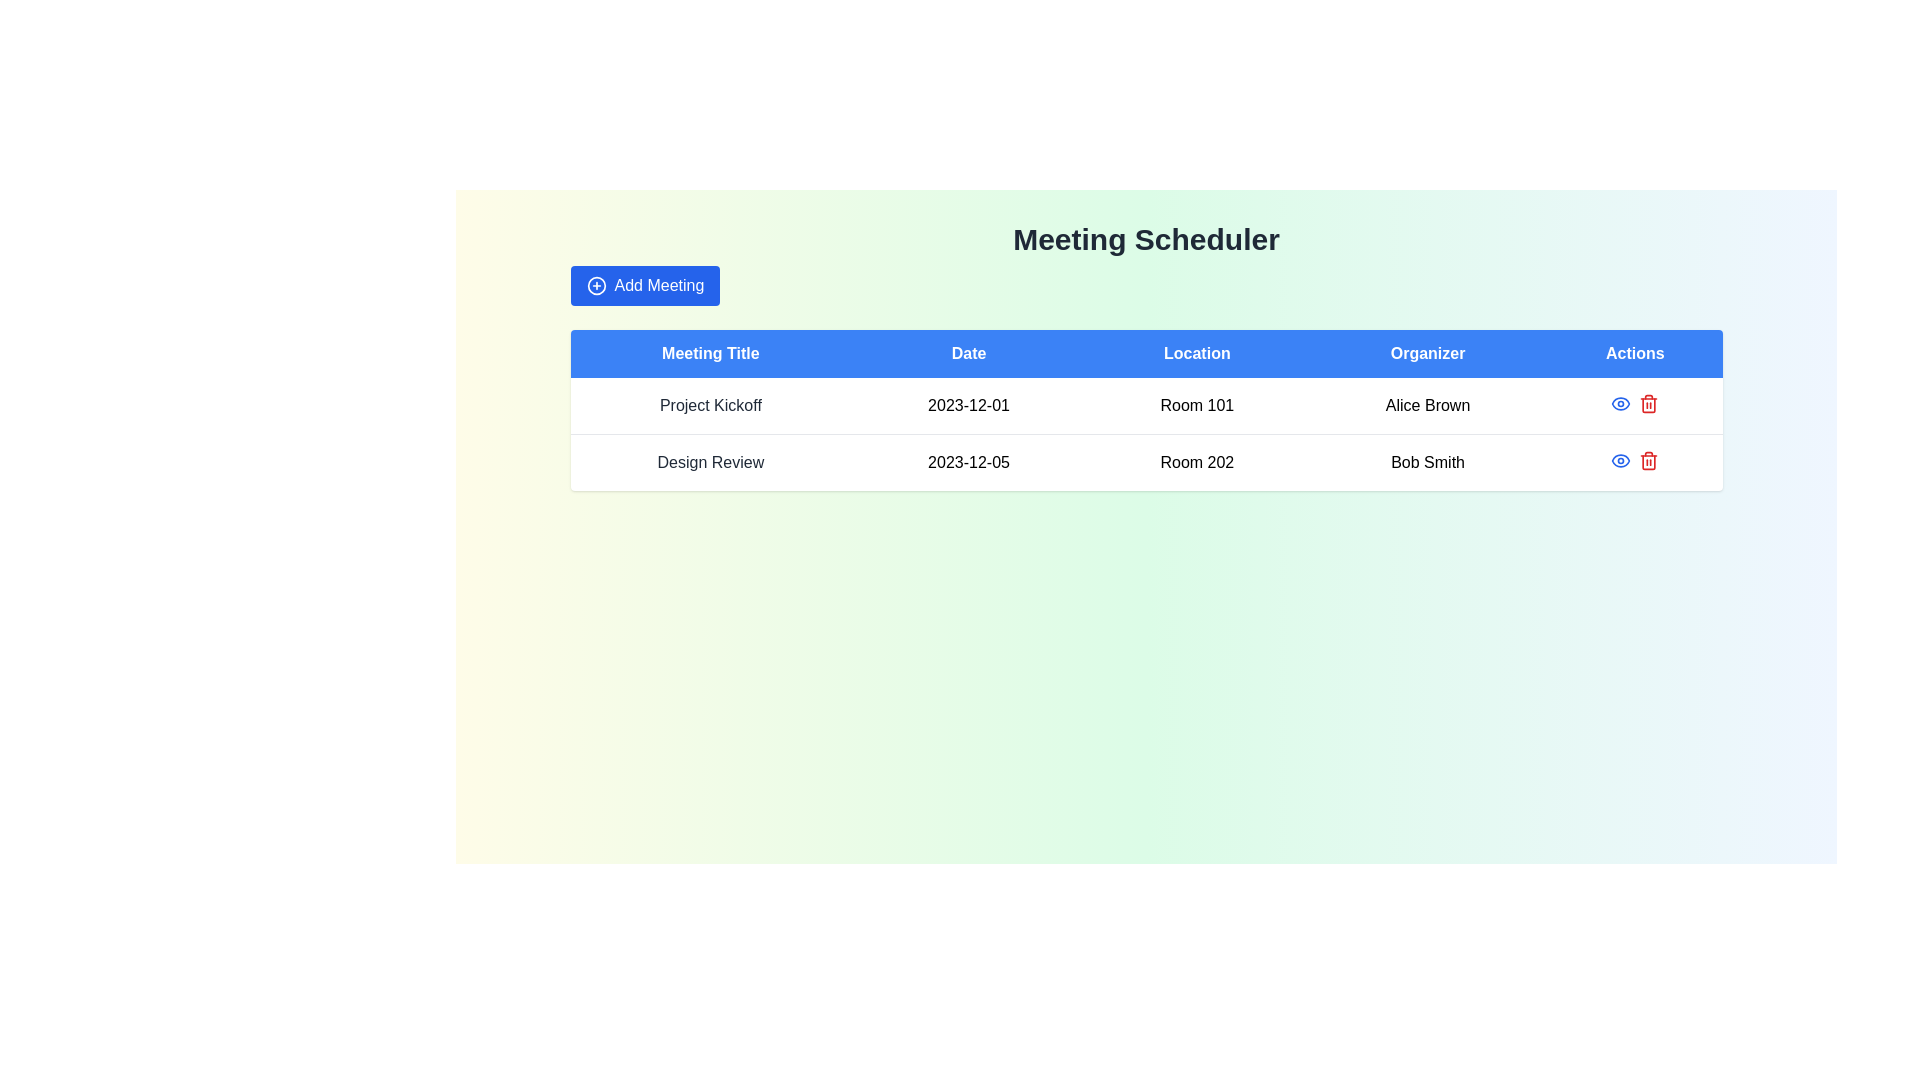  Describe the element at coordinates (595, 285) in the screenshot. I see `the lucide-circle-plus icon located at the top-left of the interface` at that location.